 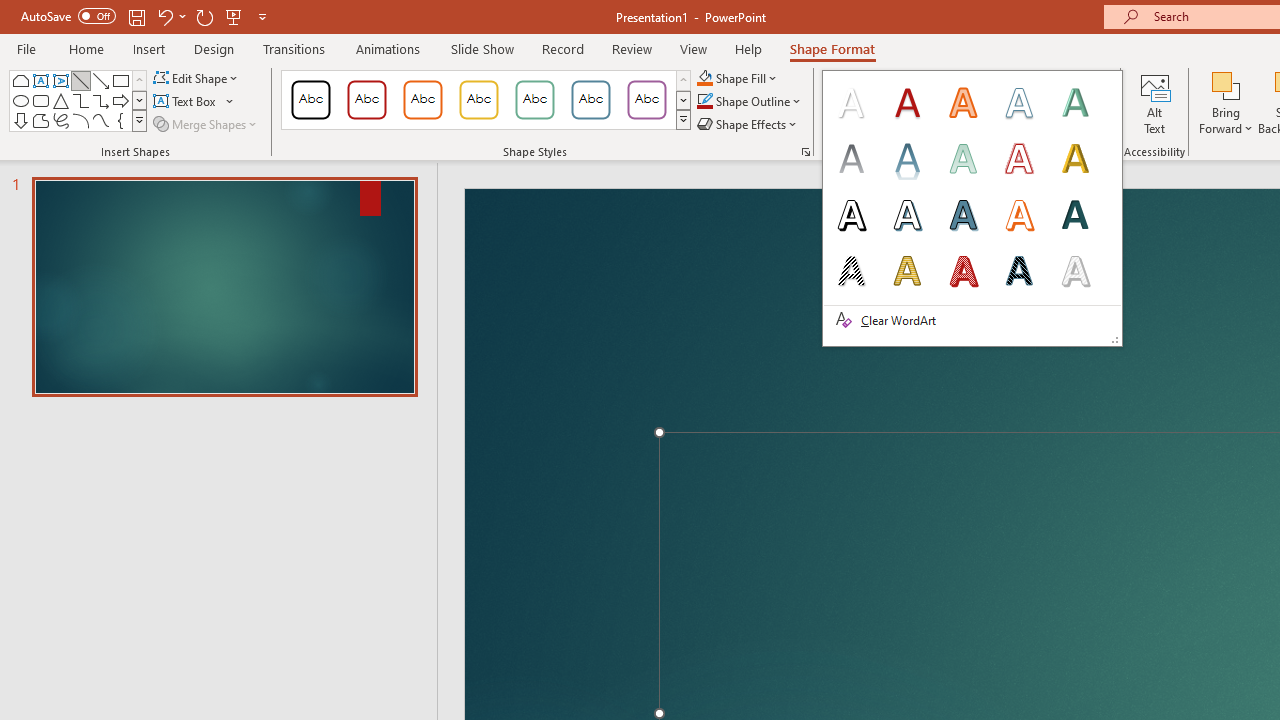 I want to click on 'Colored Outline - Purple, Accent 6', so click(x=647, y=100).